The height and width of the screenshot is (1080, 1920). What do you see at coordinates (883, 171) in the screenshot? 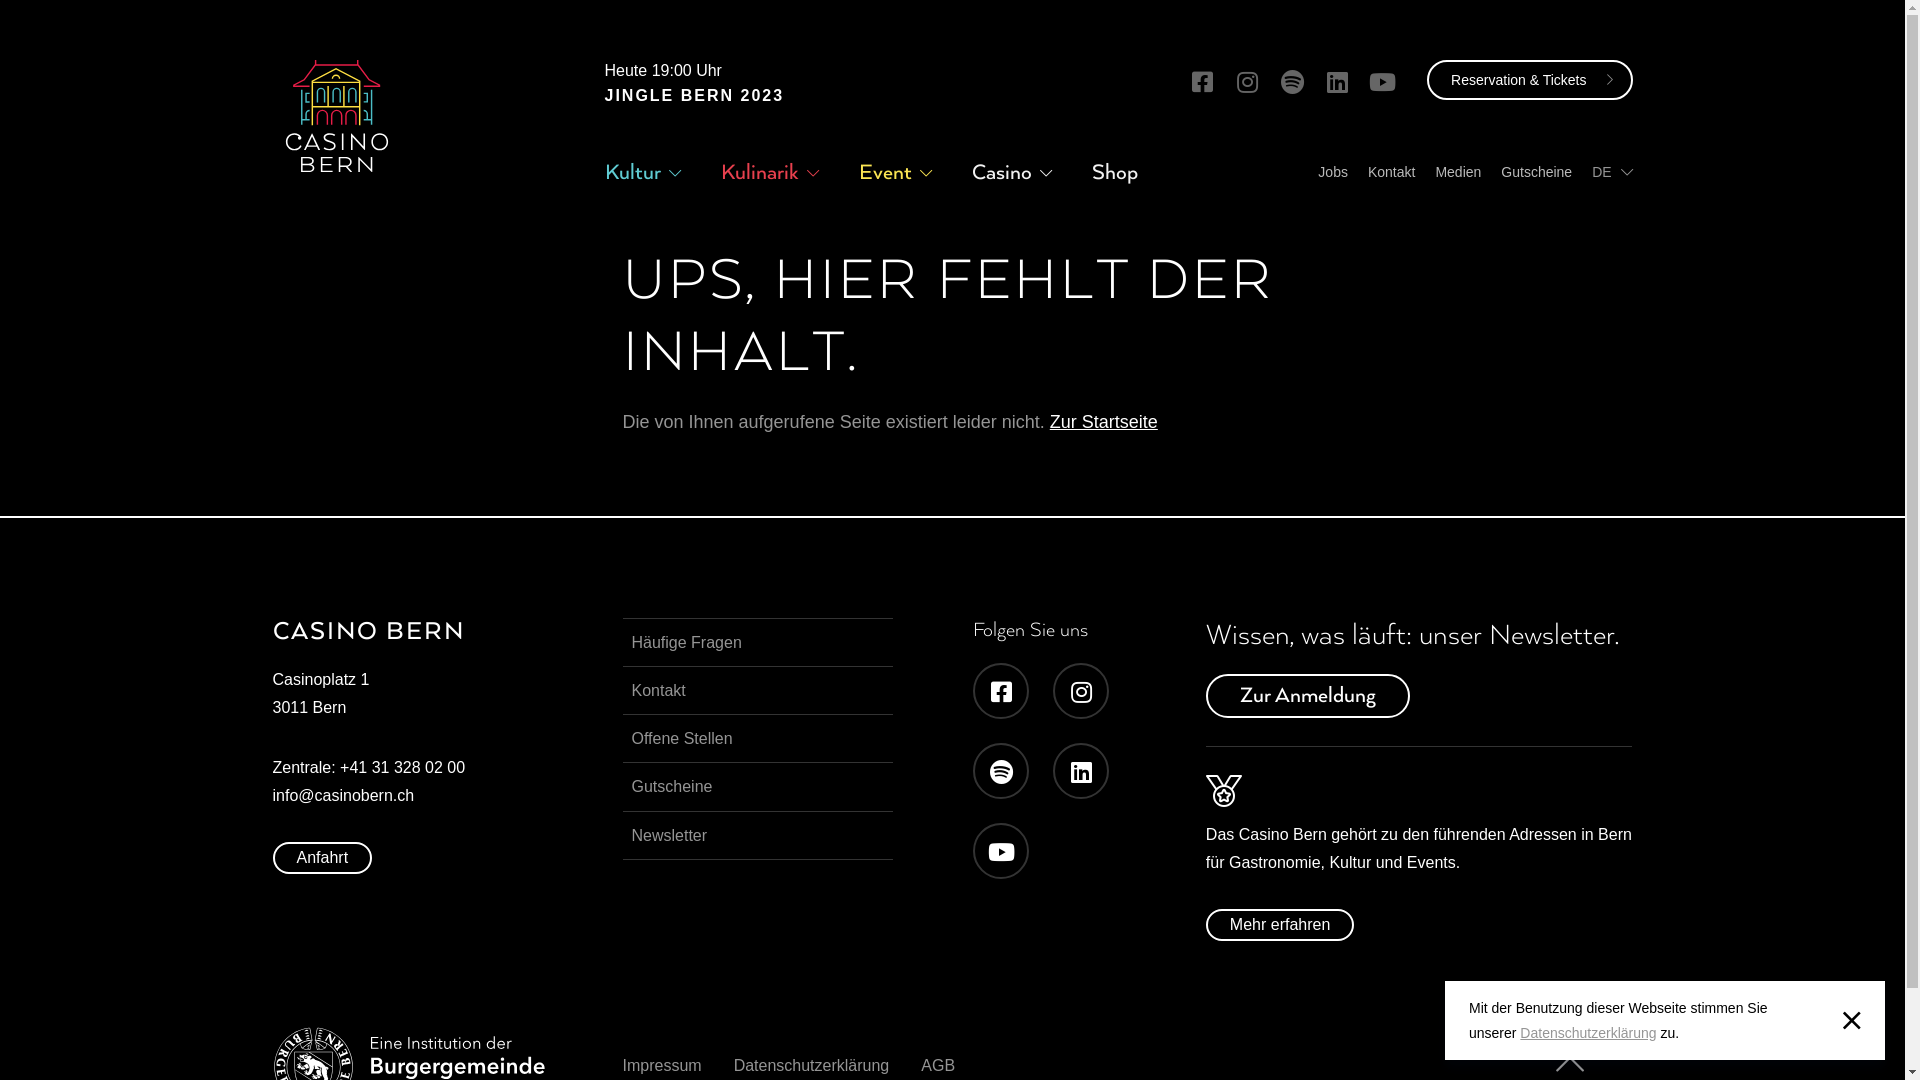
I see `'Event'` at bounding box center [883, 171].